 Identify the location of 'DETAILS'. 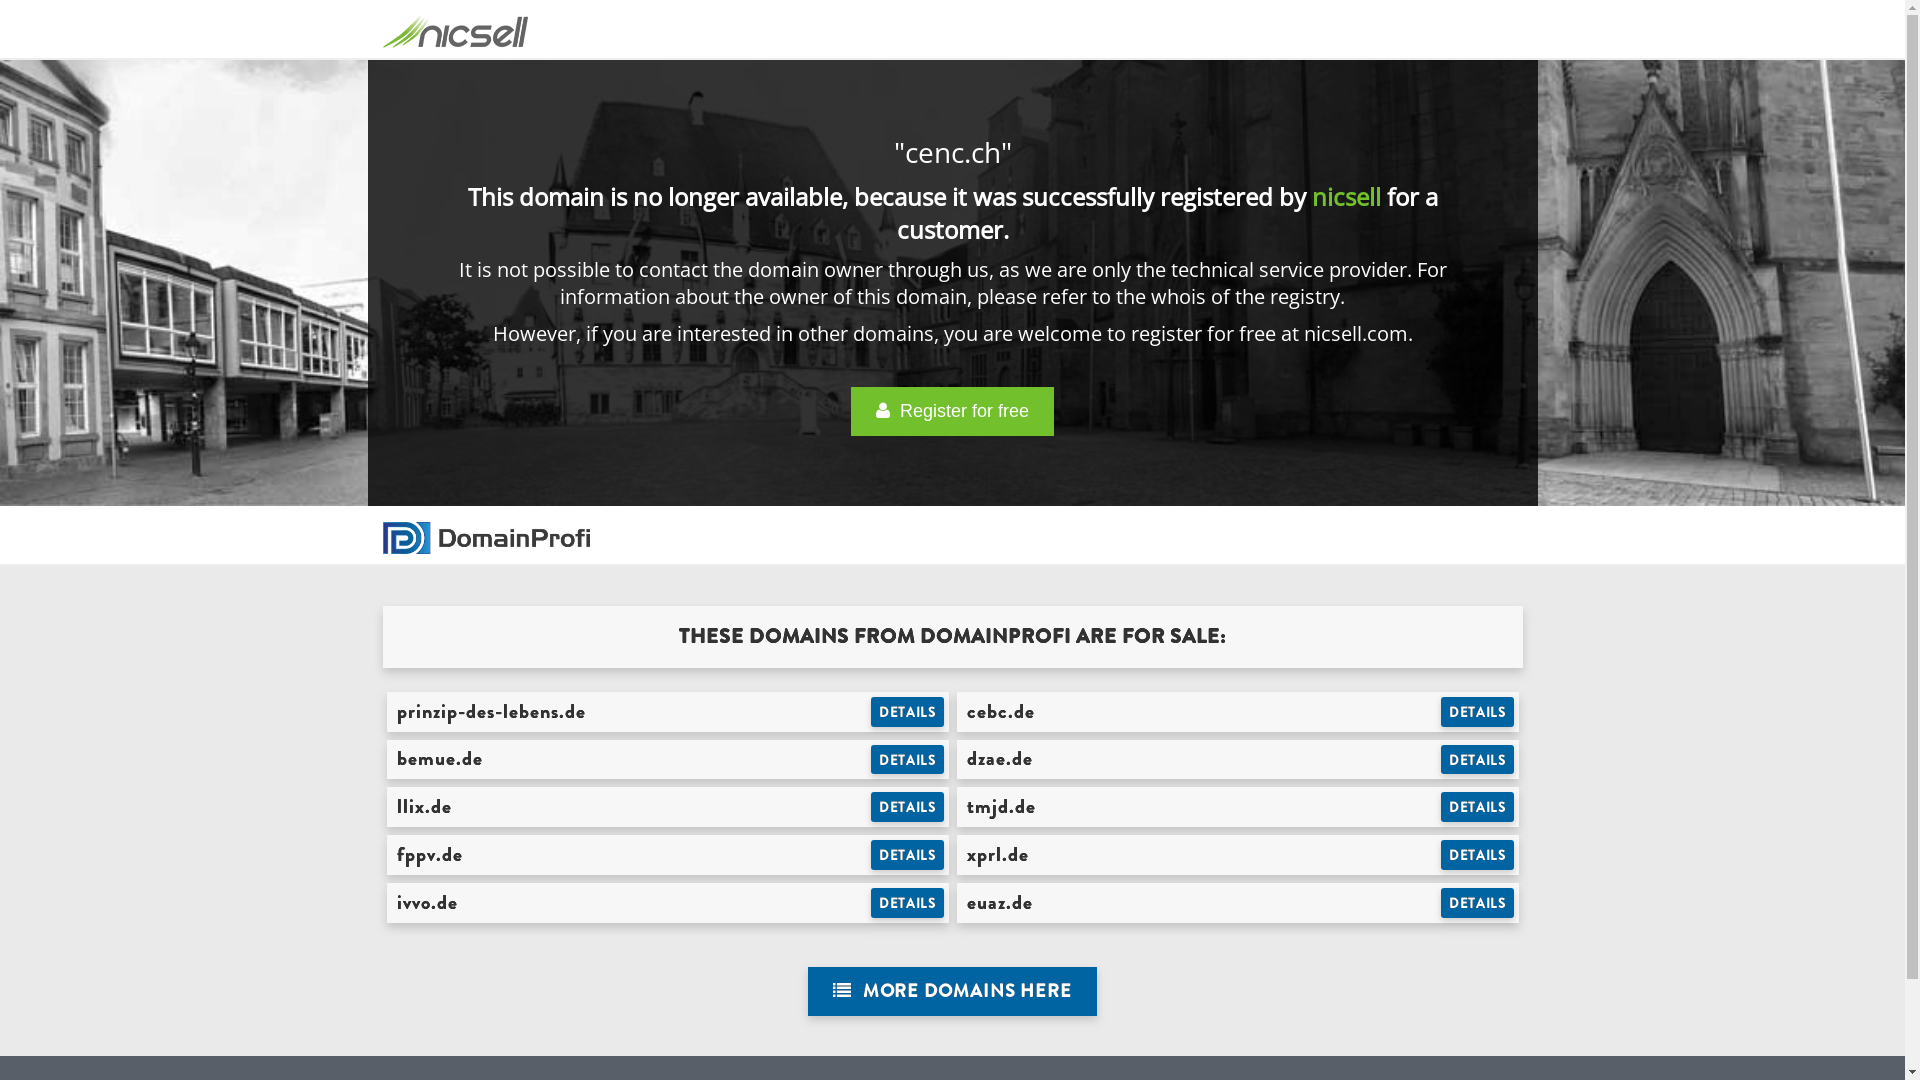
(1477, 711).